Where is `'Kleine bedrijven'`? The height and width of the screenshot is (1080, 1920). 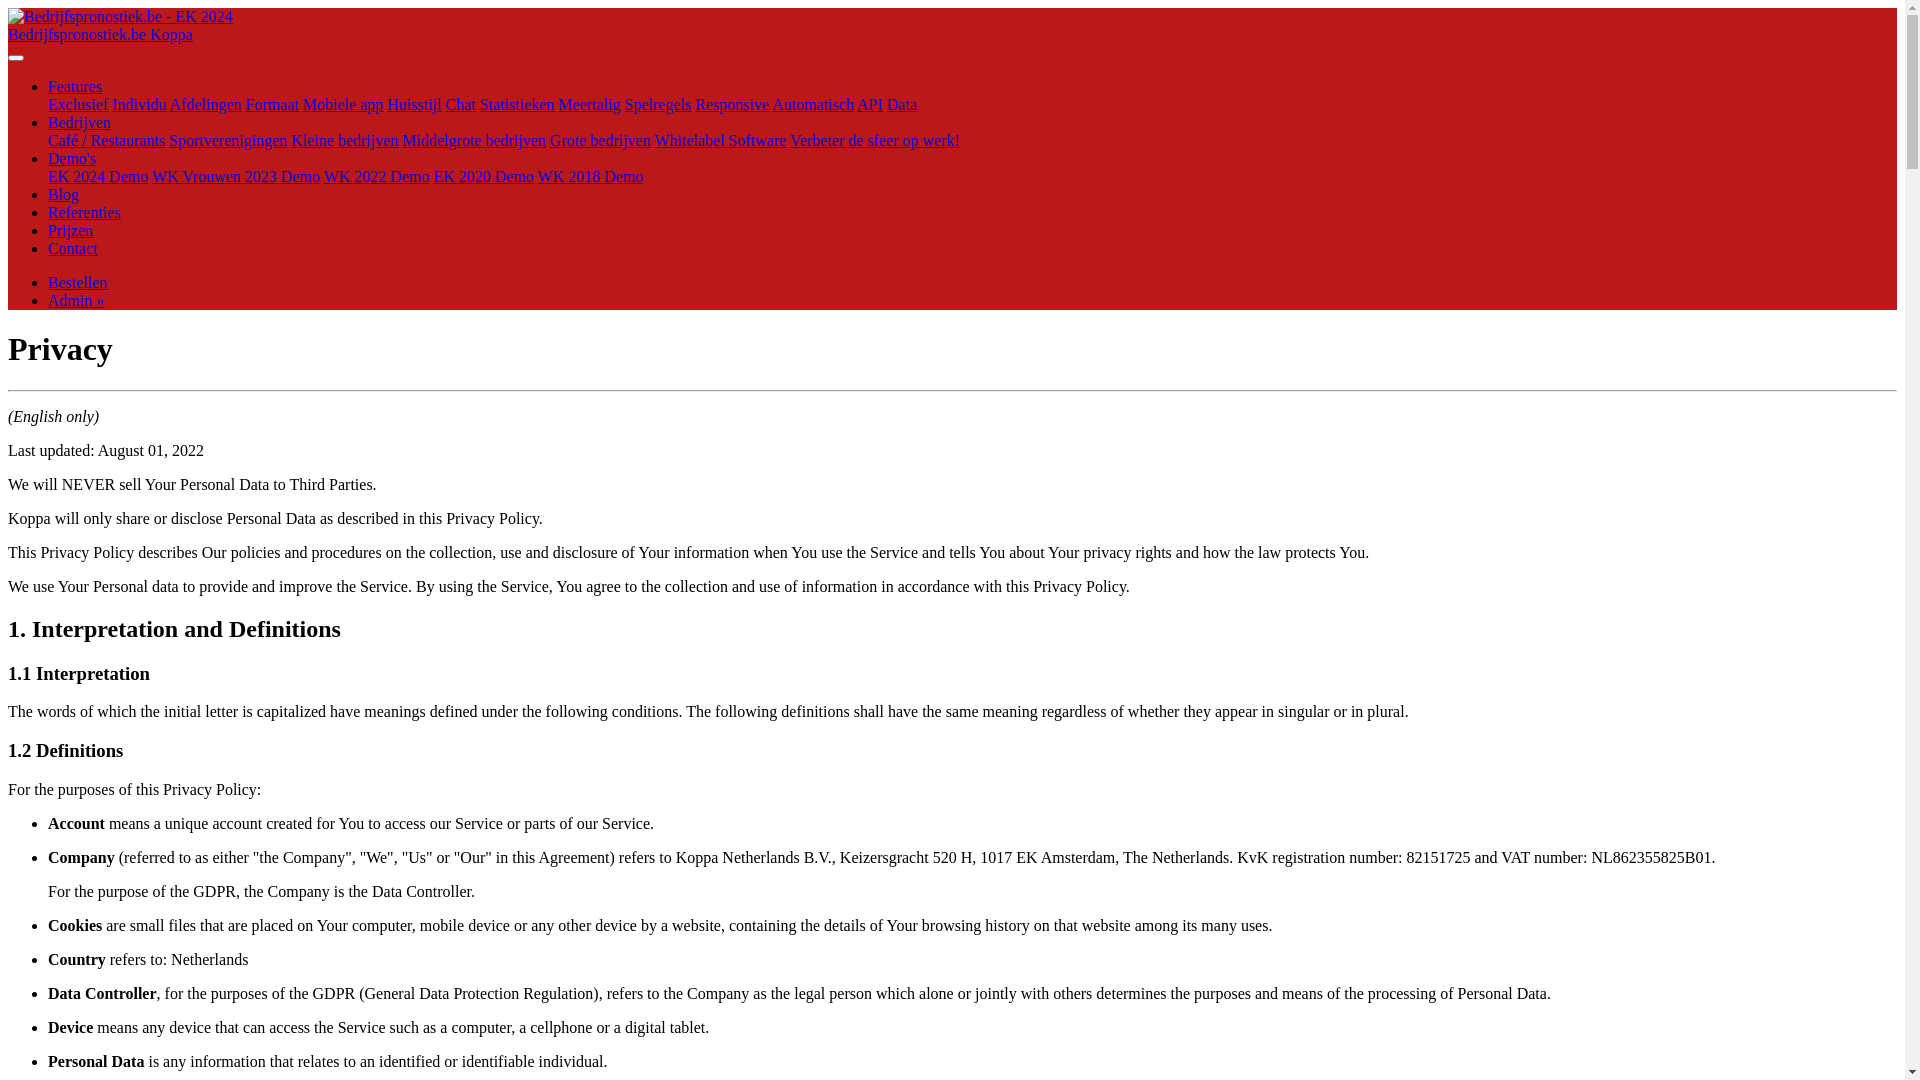 'Kleine bedrijven' is located at coordinates (345, 139).